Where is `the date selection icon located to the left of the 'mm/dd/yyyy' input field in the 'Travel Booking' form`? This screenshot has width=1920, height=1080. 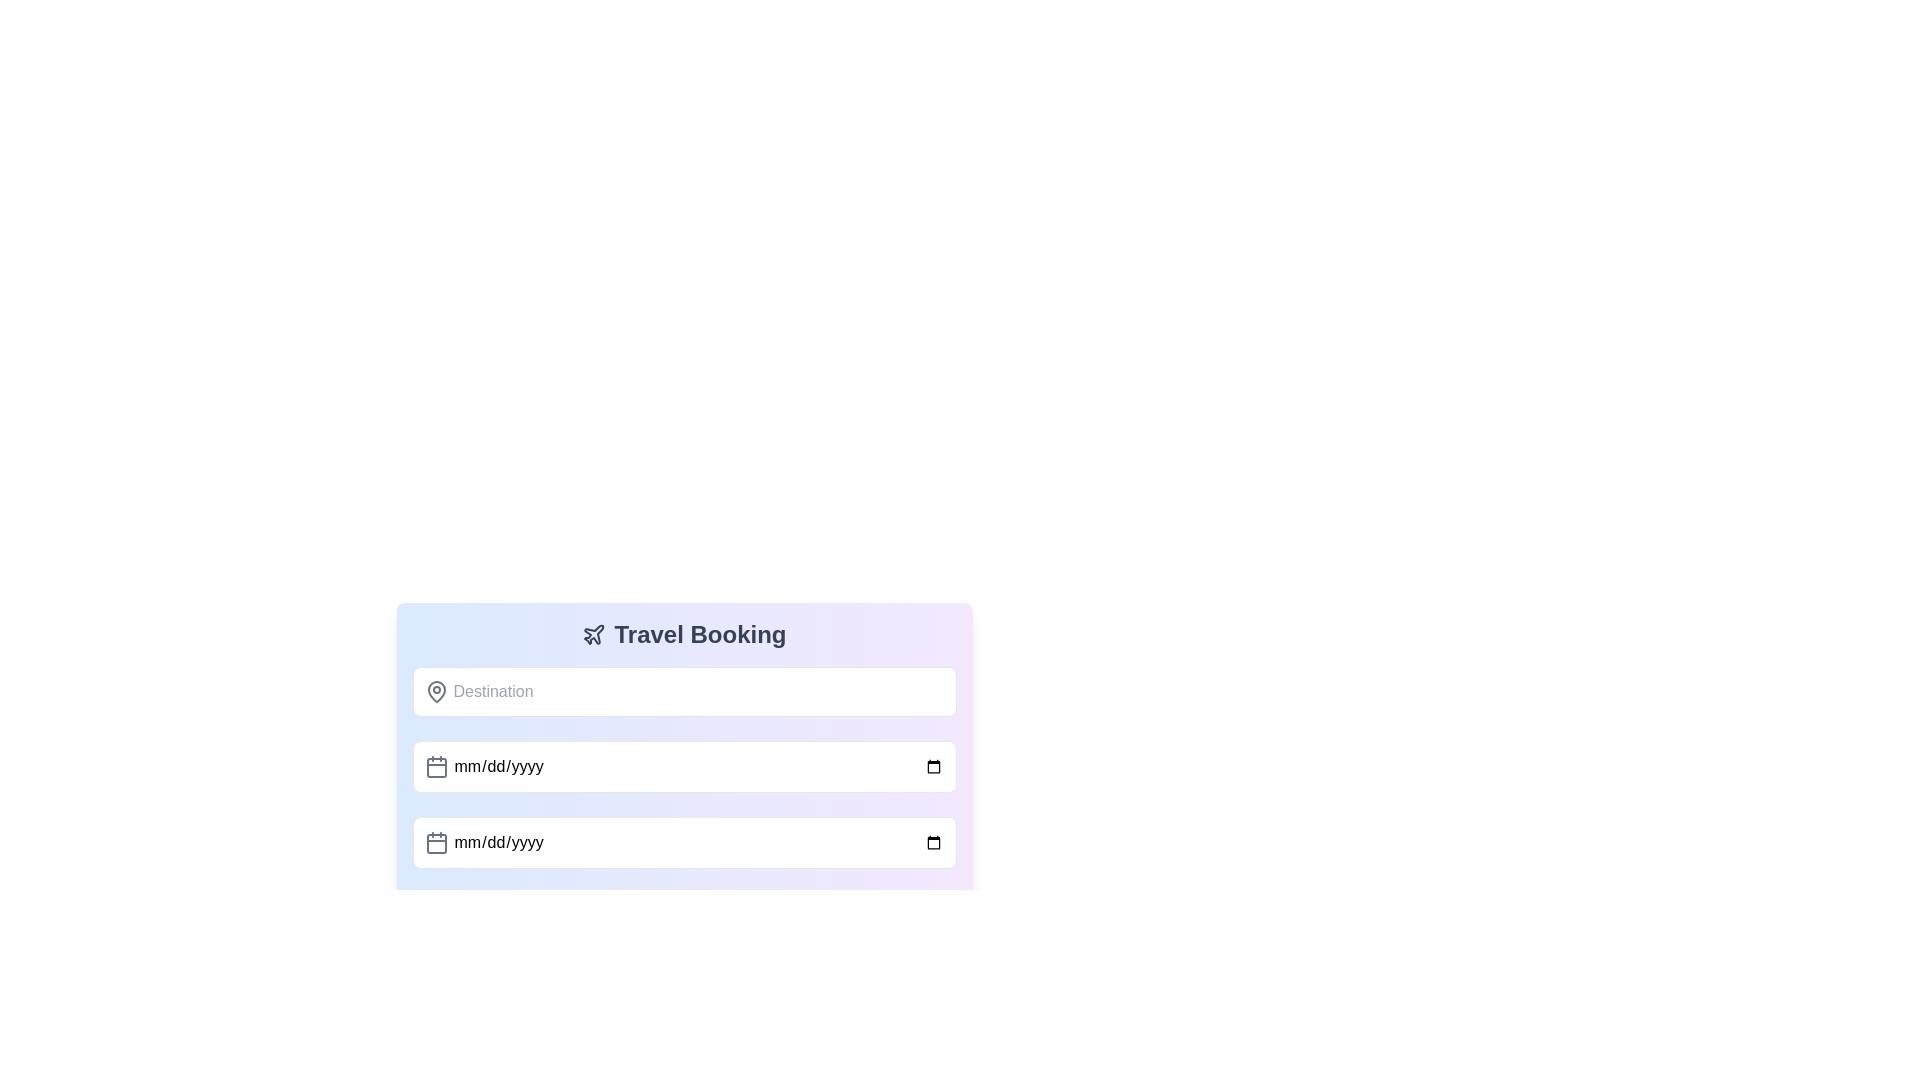 the date selection icon located to the left of the 'mm/dd/yyyy' input field in the 'Travel Booking' form is located at coordinates (435, 766).